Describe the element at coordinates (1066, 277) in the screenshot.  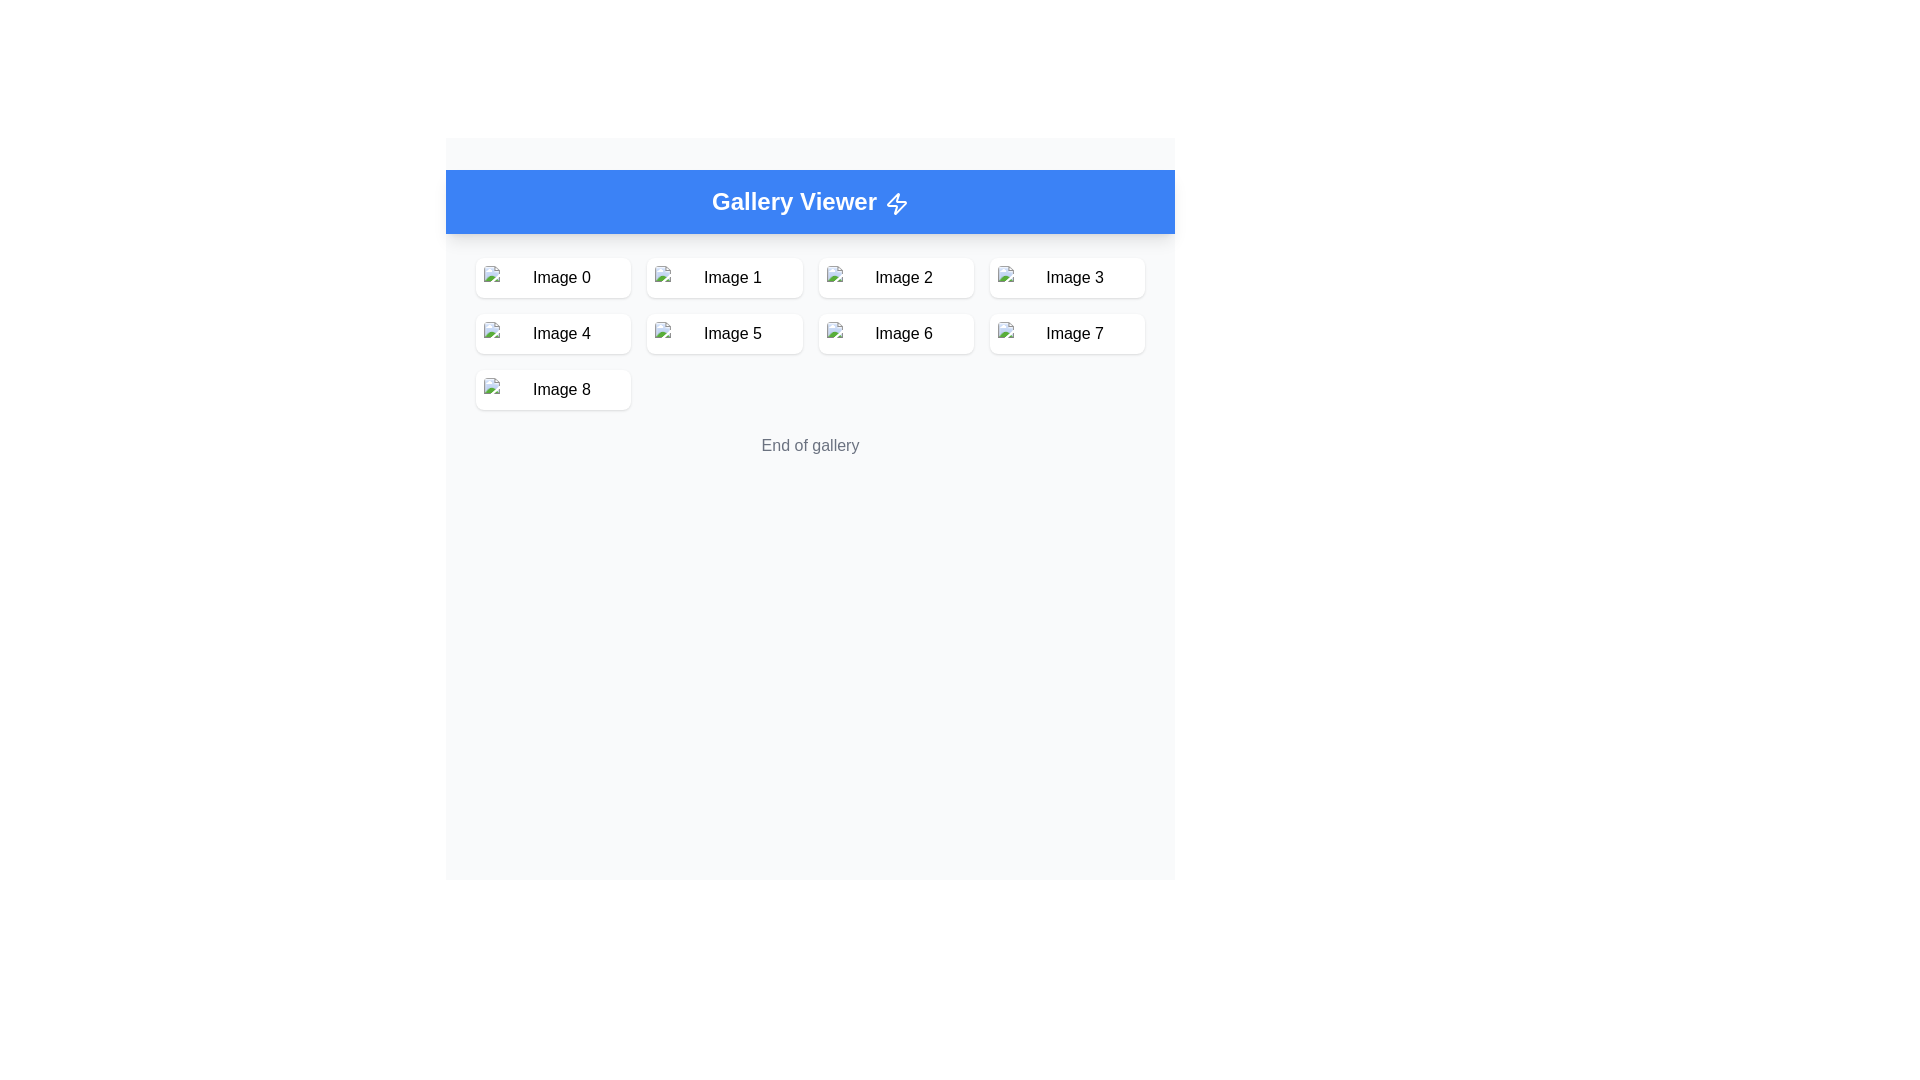
I see `the image thumbnail located in the top-right section of the gallery interface` at that location.